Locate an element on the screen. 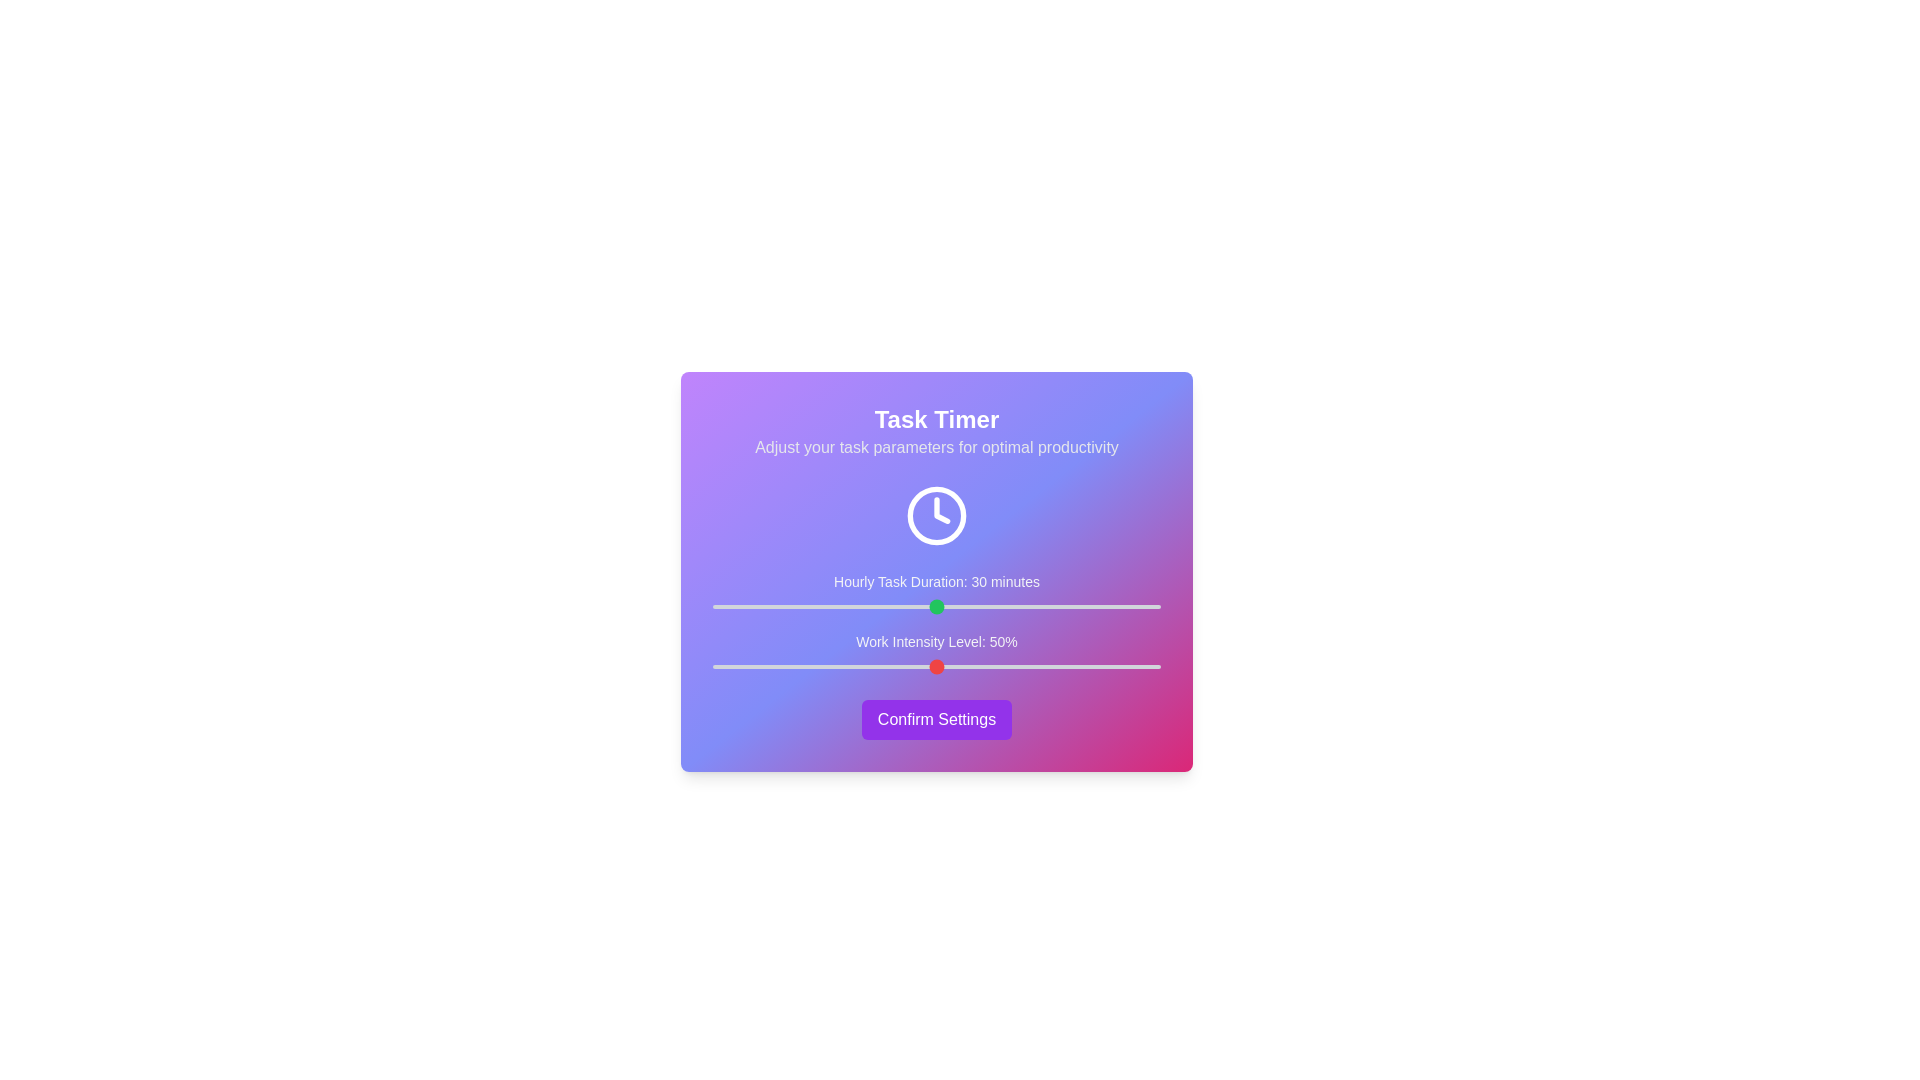 The width and height of the screenshot is (1920, 1080). the 'Hourly Task Duration' slider to 30 minutes is located at coordinates (935, 605).